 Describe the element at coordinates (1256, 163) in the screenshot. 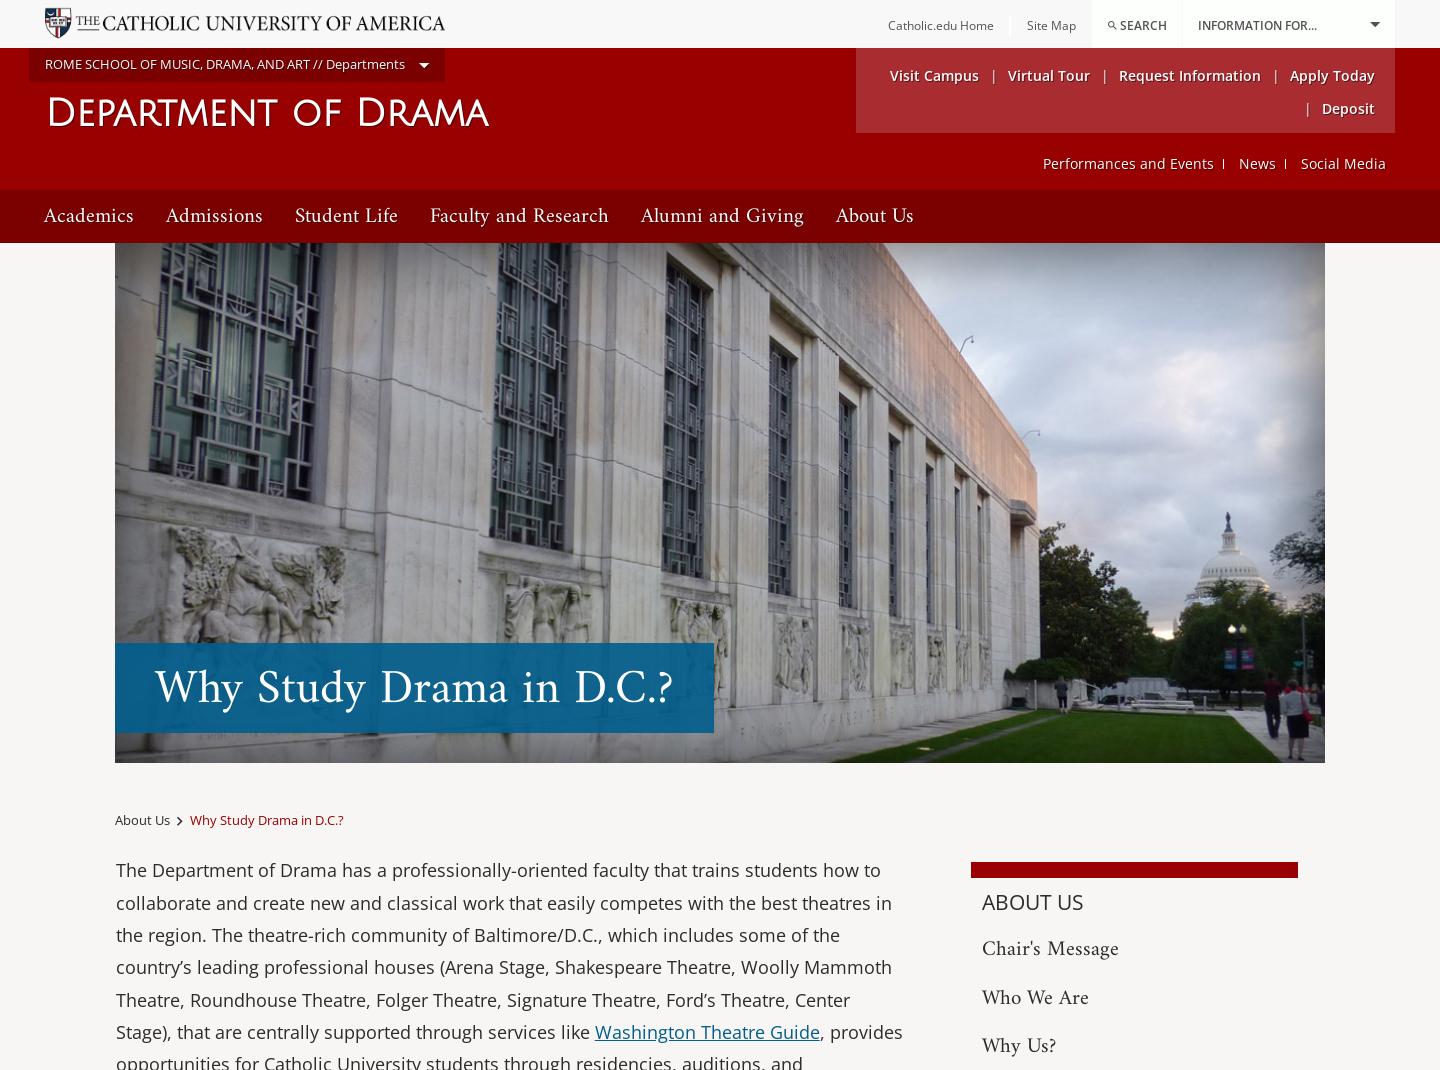

I see `'News'` at that location.